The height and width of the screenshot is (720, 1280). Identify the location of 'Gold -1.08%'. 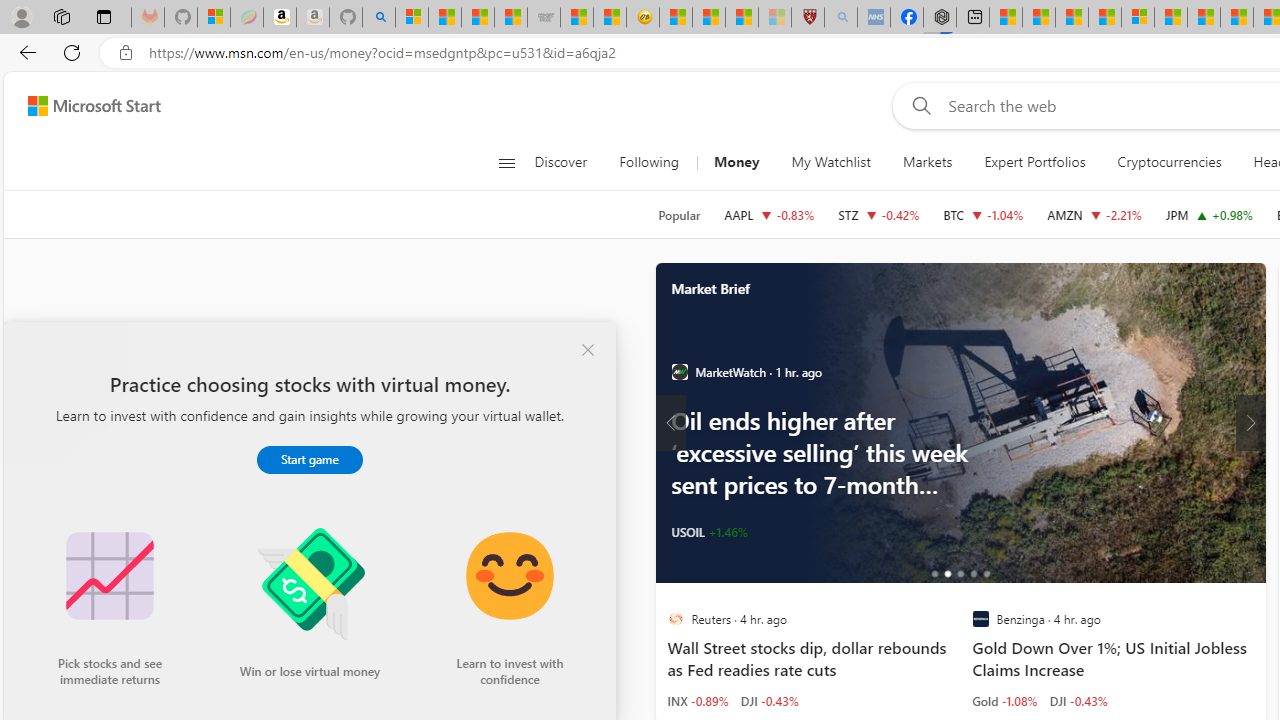
(1004, 699).